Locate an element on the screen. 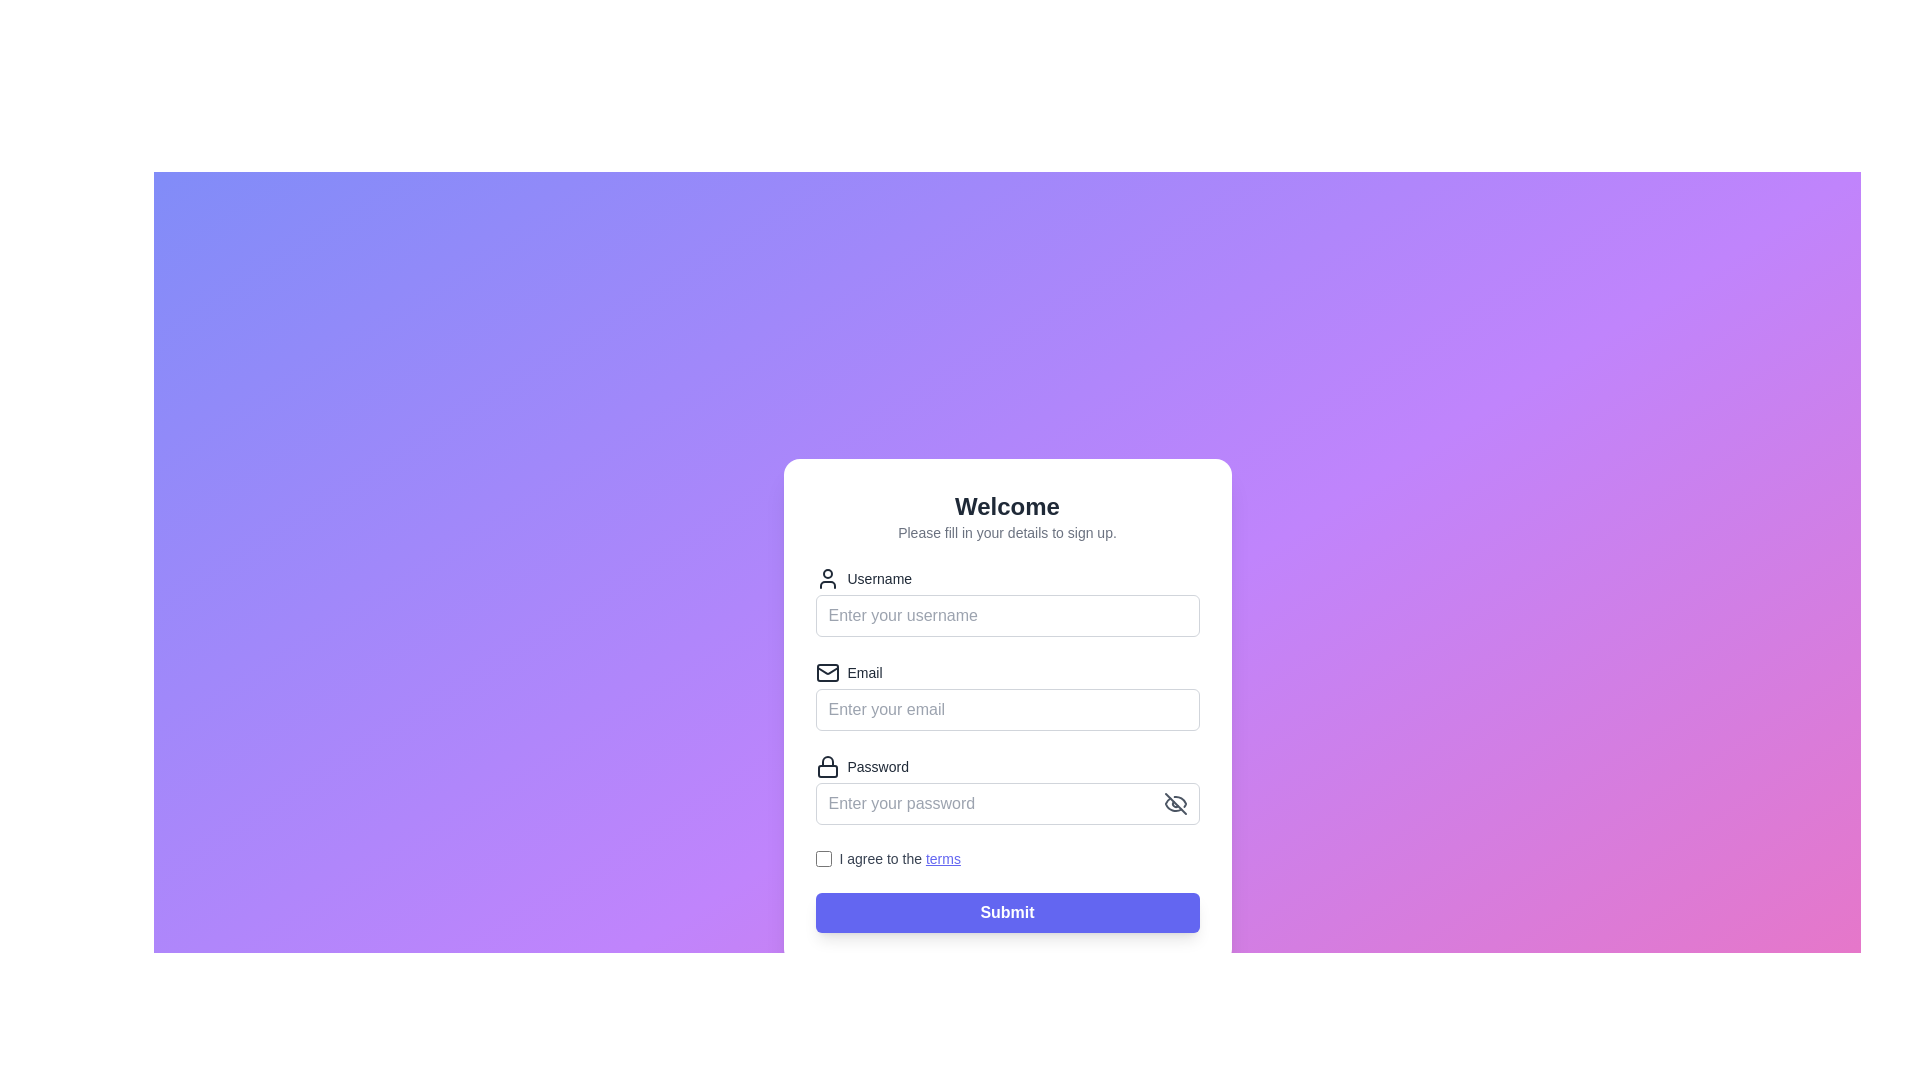  the password visibility toggle icon located on the far right side of the password input field is located at coordinates (1175, 802).